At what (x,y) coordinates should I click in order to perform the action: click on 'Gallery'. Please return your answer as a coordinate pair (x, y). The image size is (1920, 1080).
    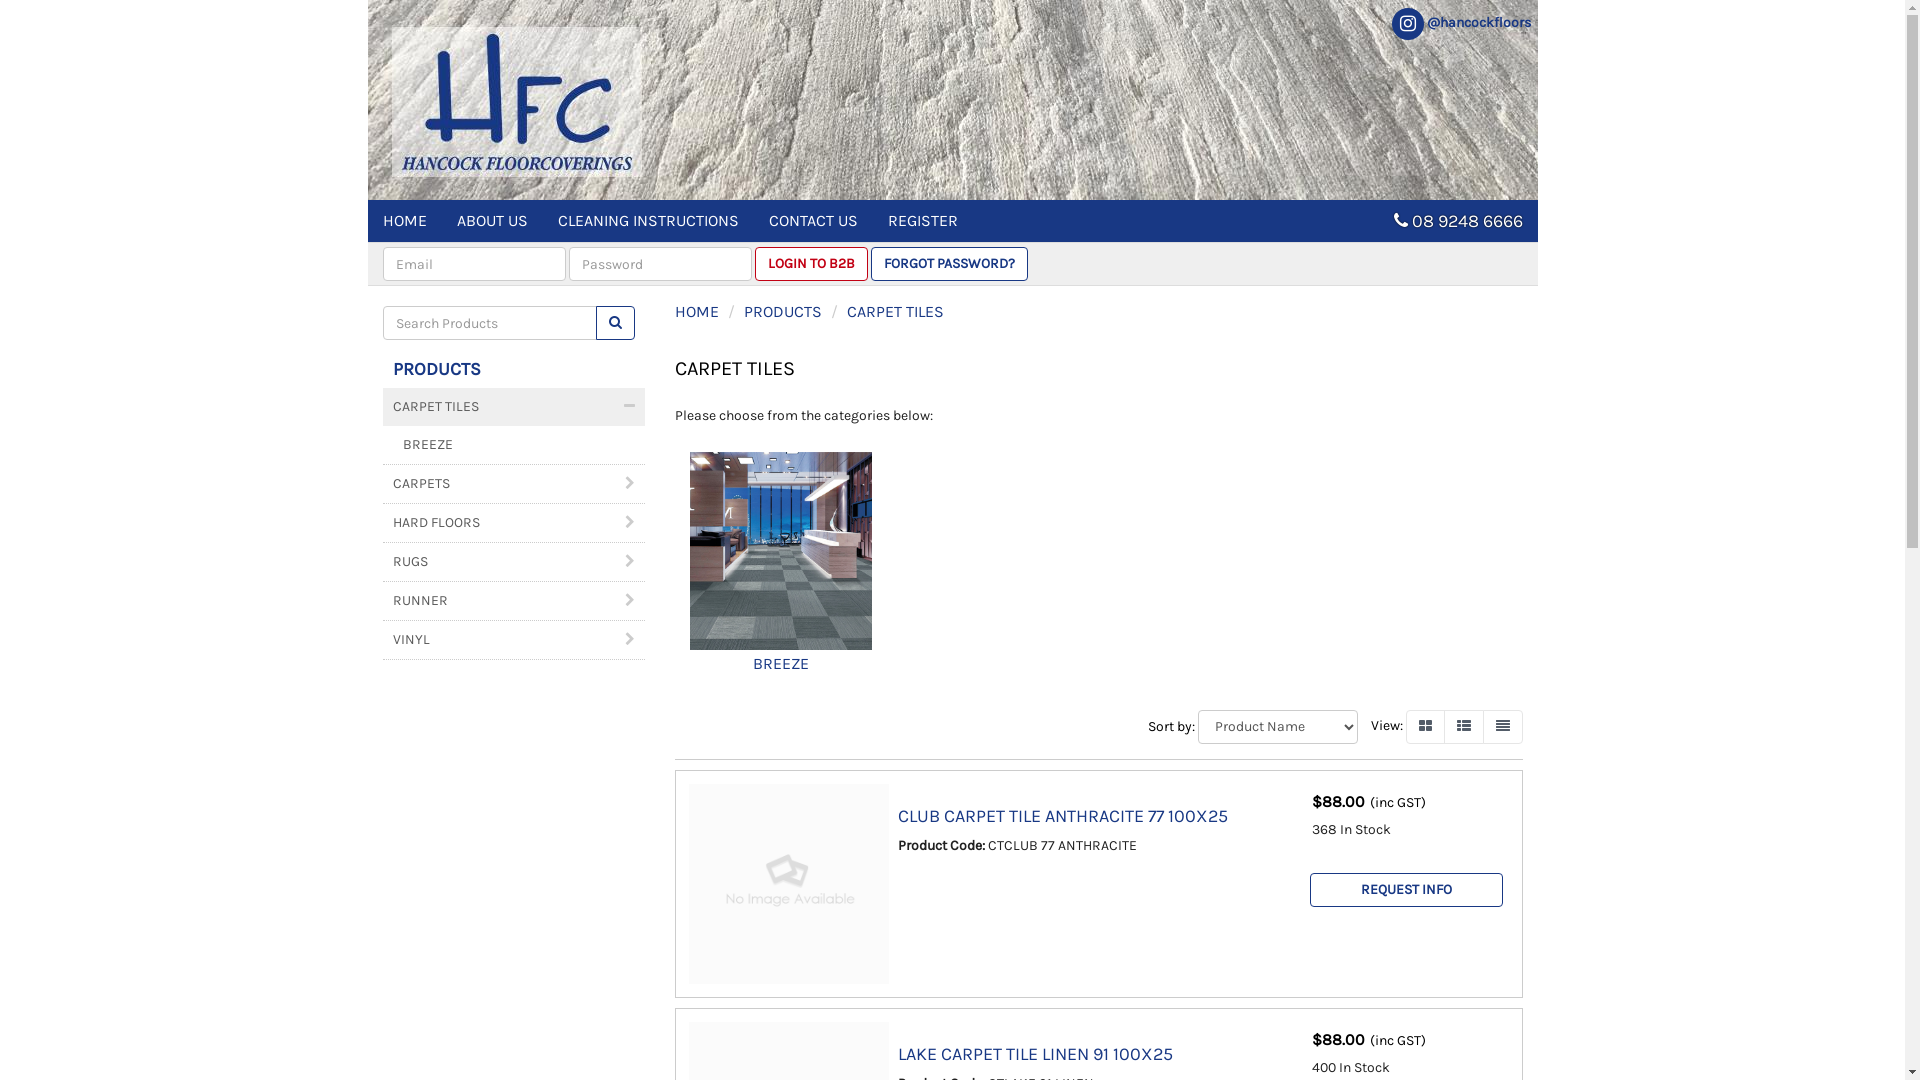
    Looking at the image, I should click on (1405, 726).